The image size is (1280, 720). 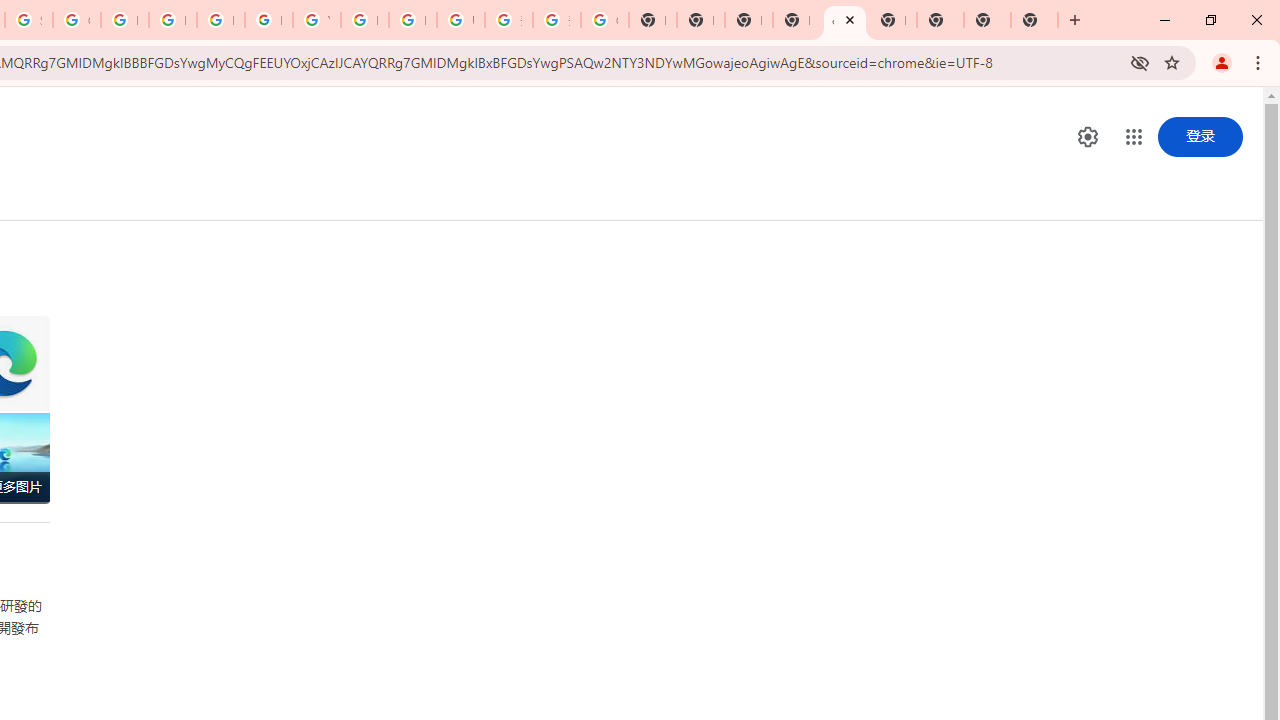 I want to click on 'YouTube', so click(x=315, y=20).